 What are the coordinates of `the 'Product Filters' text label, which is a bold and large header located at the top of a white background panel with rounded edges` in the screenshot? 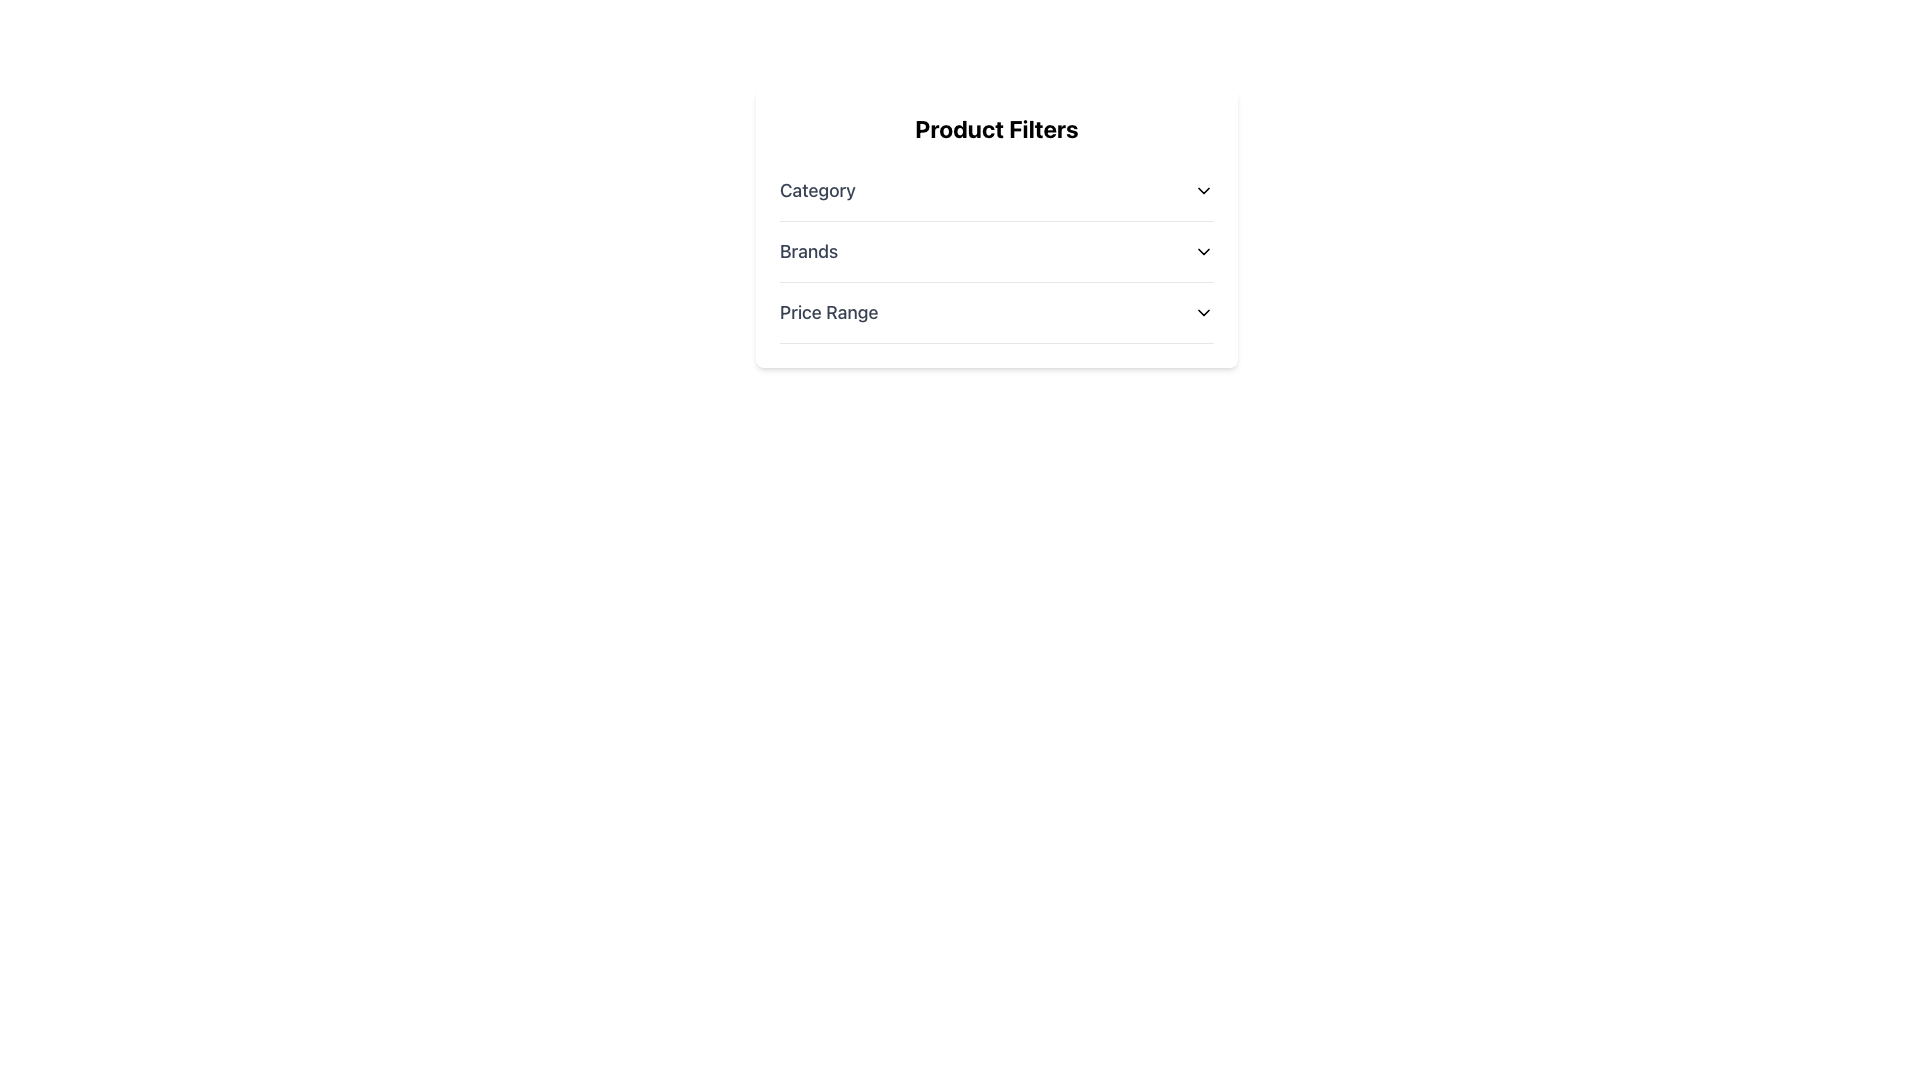 It's located at (997, 128).